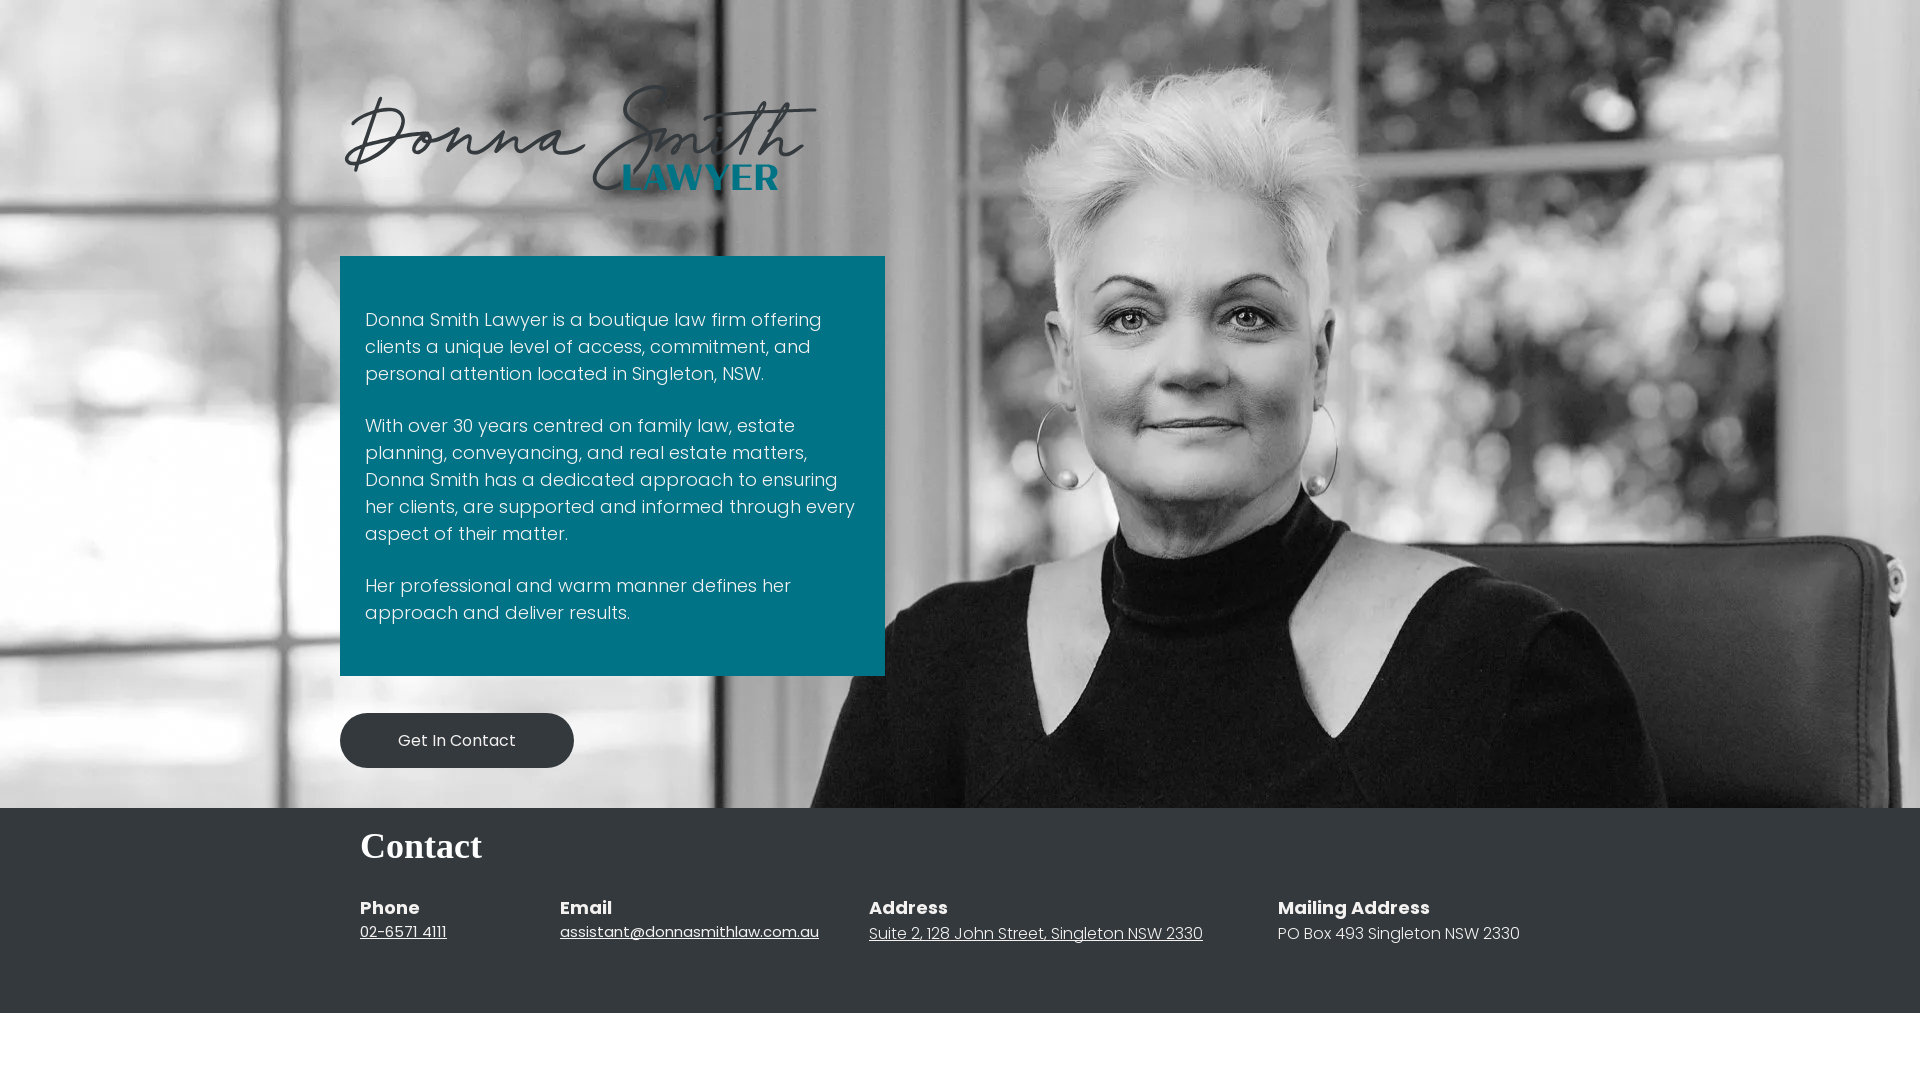 The image size is (1920, 1080). What do you see at coordinates (360, 931) in the screenshot?
I see `'02-6571 4111'` at bounding box center [360, 931].